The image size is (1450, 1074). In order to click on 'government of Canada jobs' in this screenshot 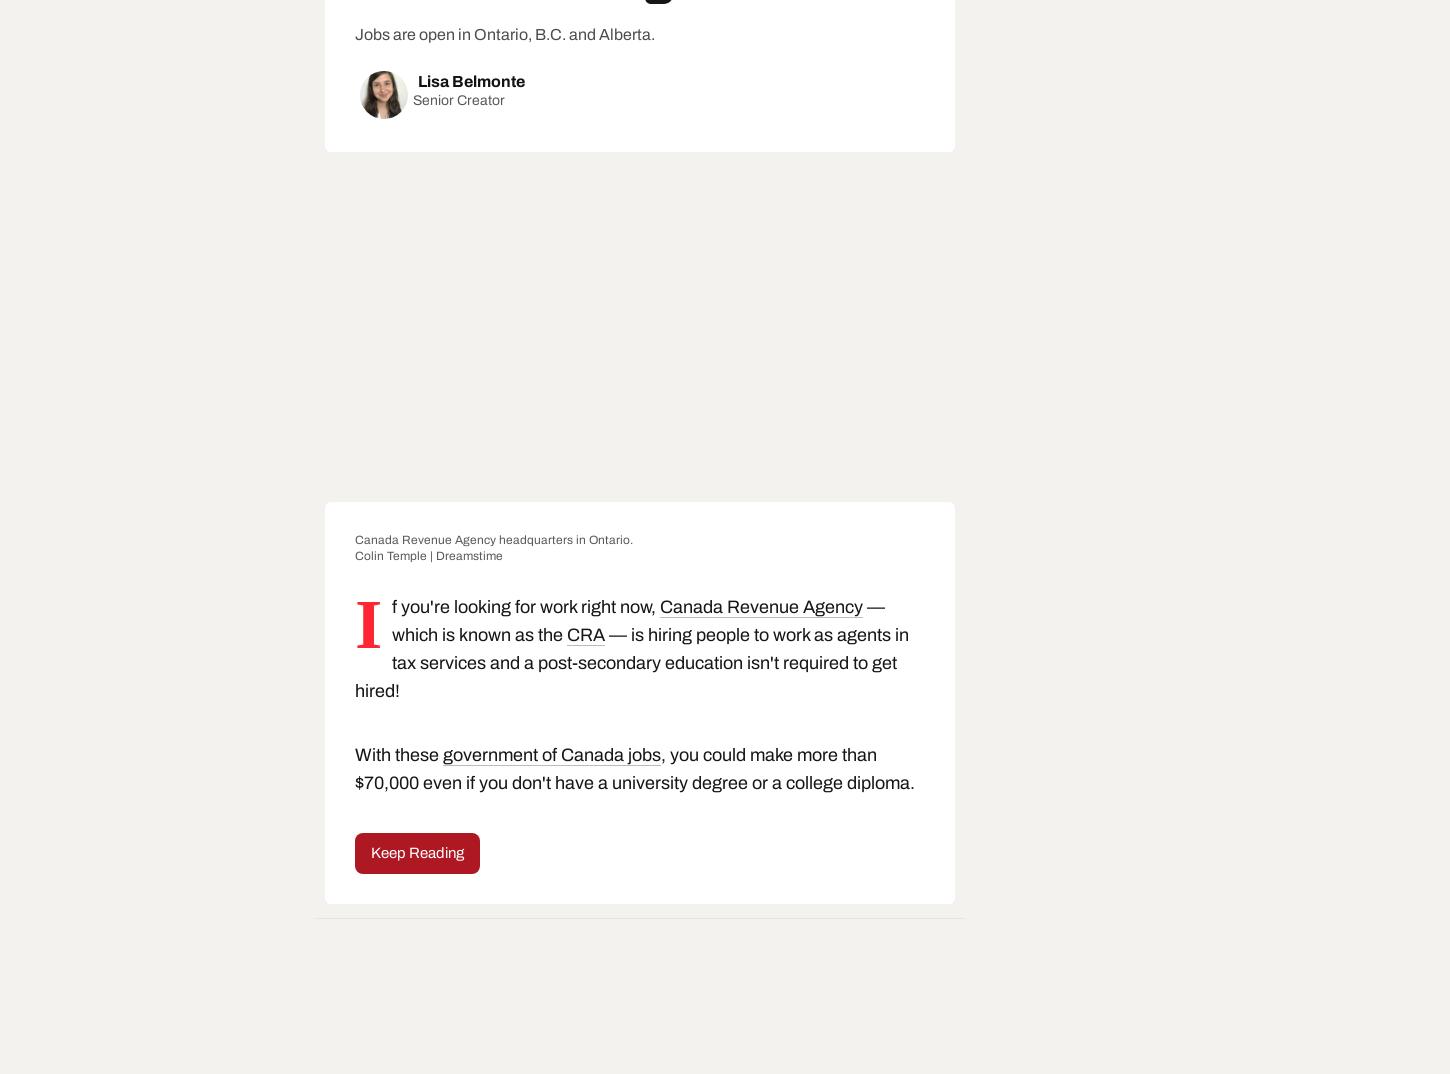, I will do `click(552, 754)`.